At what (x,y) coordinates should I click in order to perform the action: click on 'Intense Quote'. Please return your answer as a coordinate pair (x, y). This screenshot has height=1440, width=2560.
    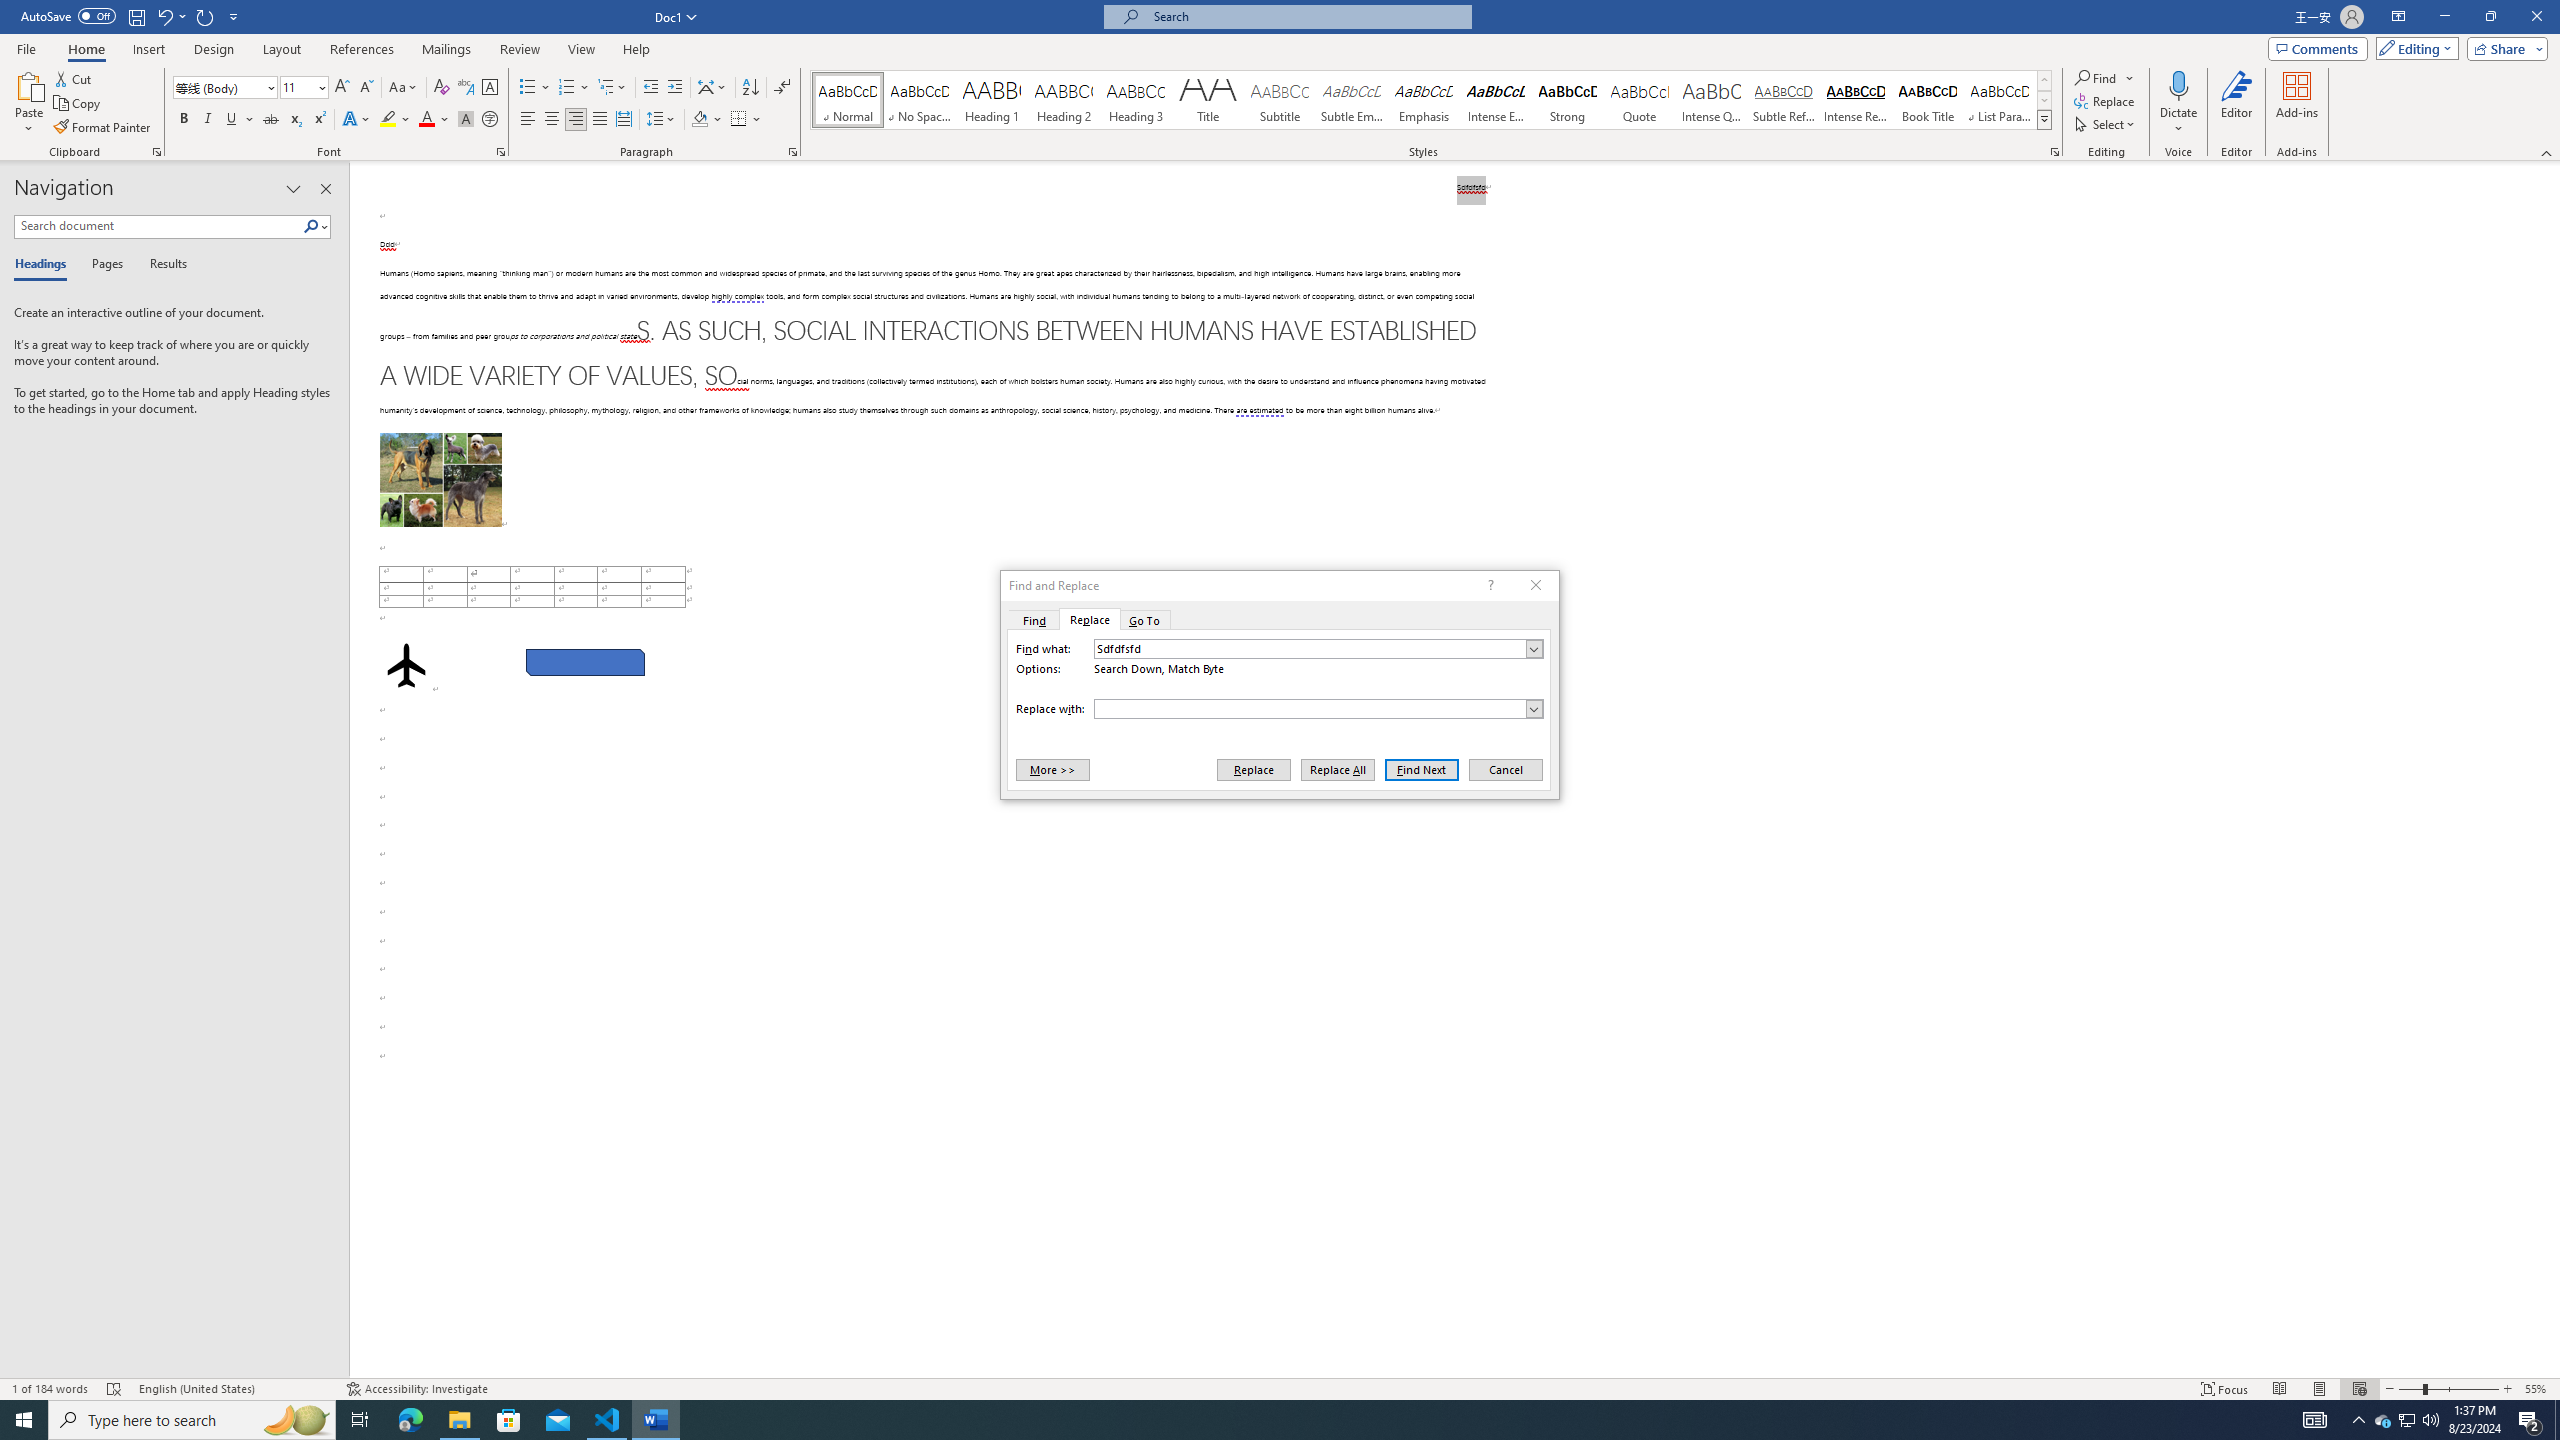
    Looking at the image, I should click on (1712, 99).